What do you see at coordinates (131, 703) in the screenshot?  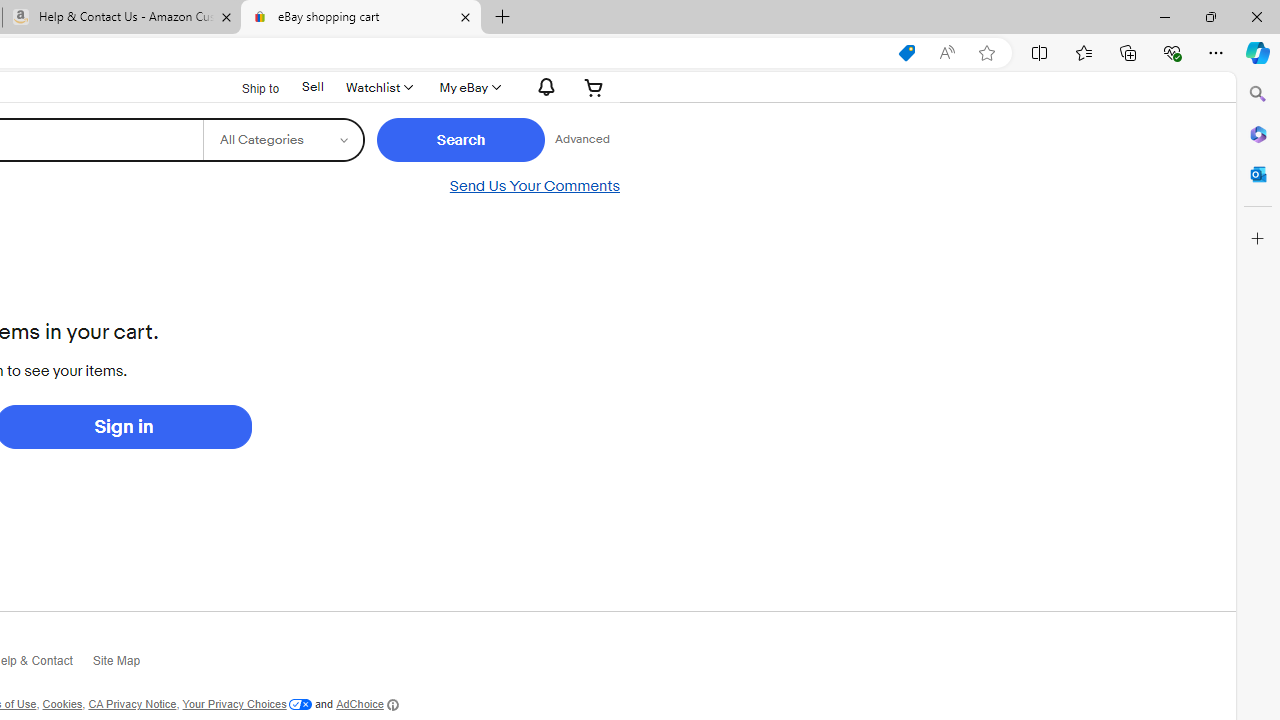 I see `'CA Privacy Notice'` at bounding box center [131, 703].